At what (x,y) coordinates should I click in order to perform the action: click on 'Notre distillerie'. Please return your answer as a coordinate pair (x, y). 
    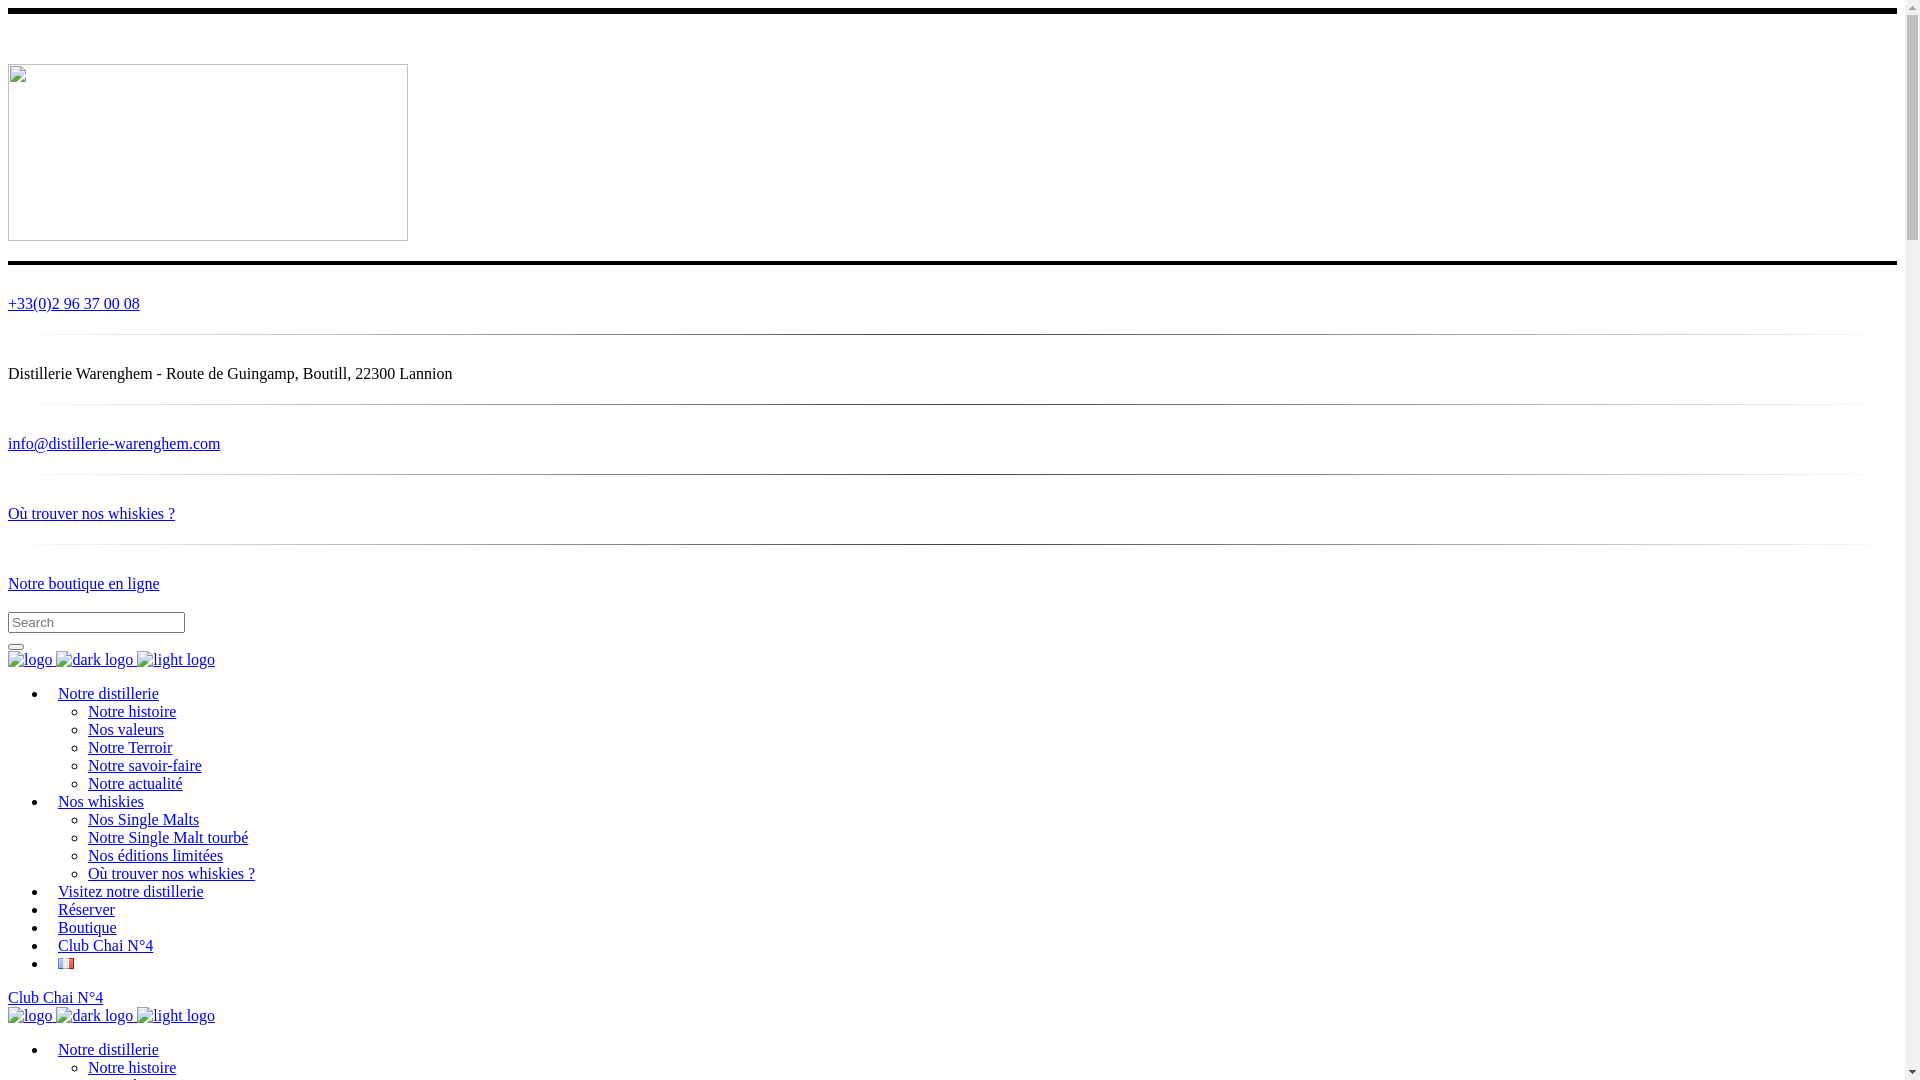
    Looking at the image, I should click on (107, 1048).